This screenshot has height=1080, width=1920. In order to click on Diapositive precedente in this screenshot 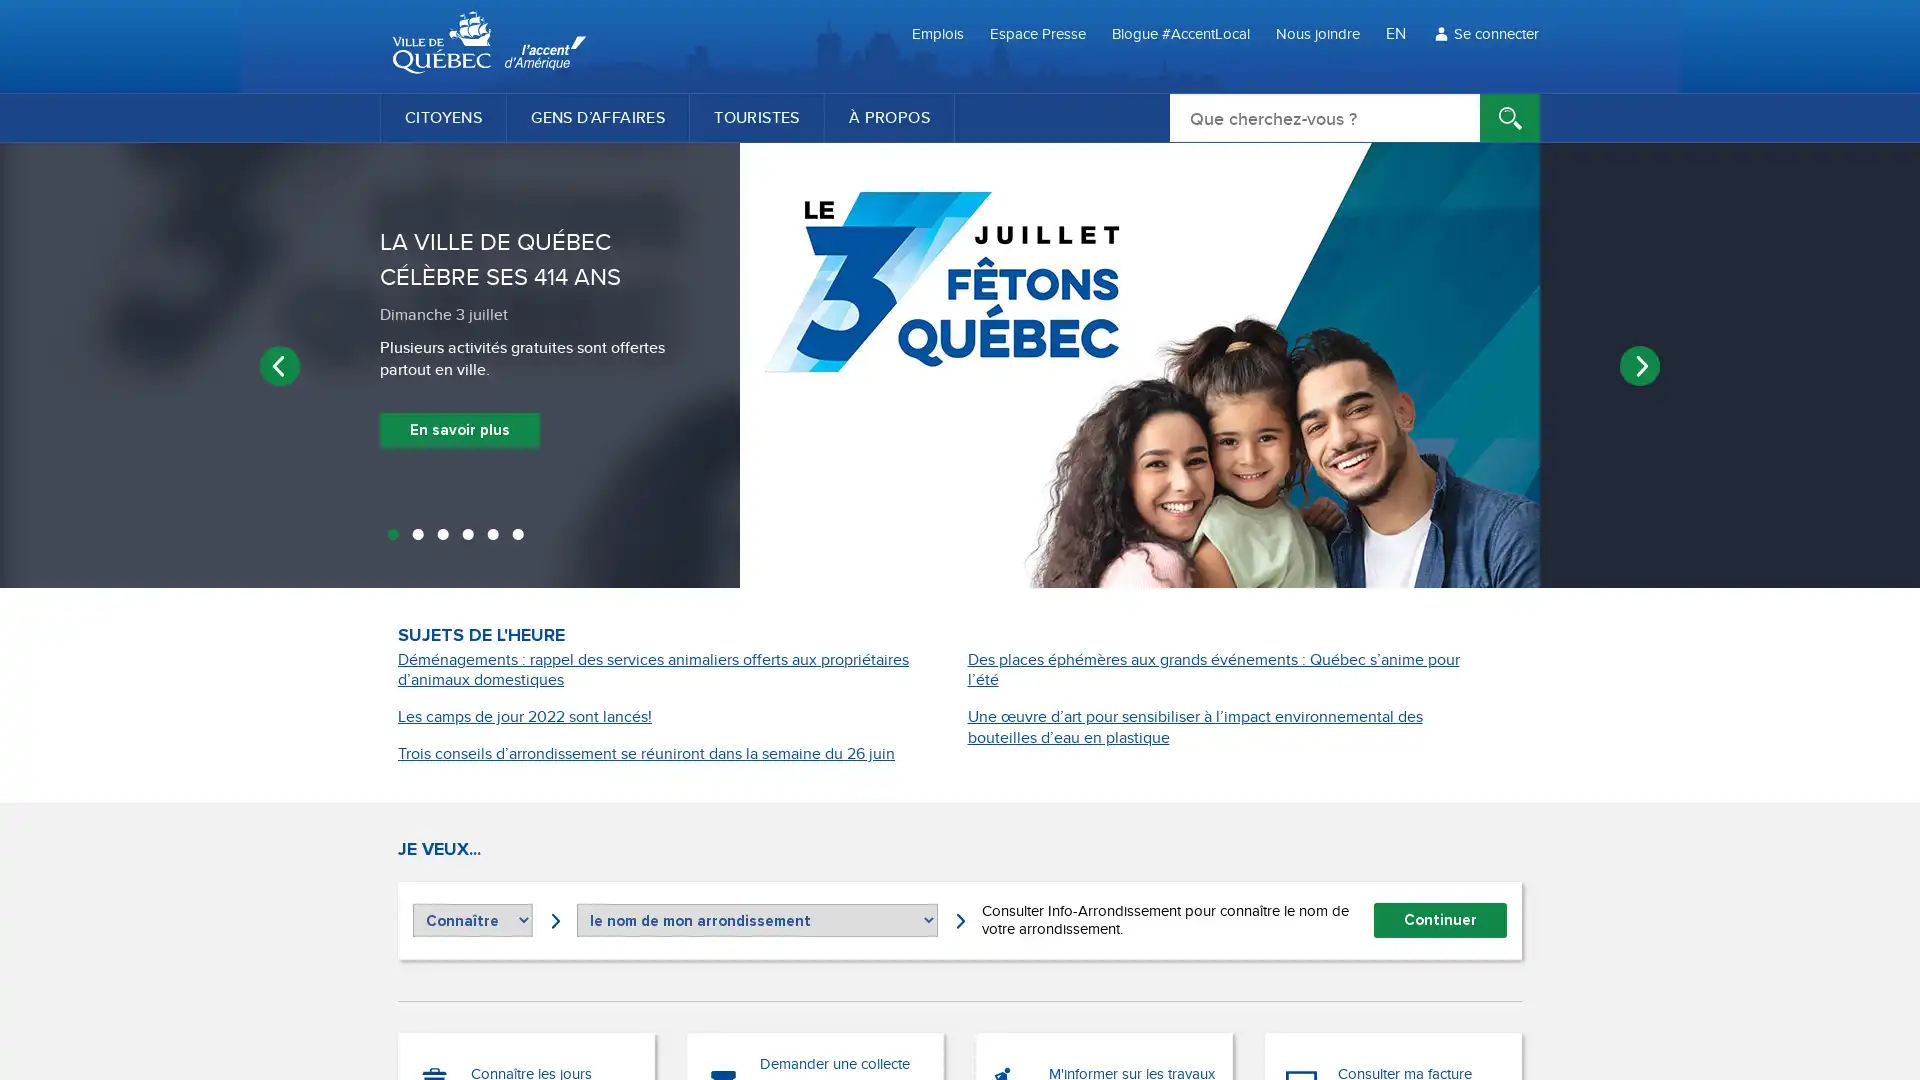, I will do `click(278, 365)`.